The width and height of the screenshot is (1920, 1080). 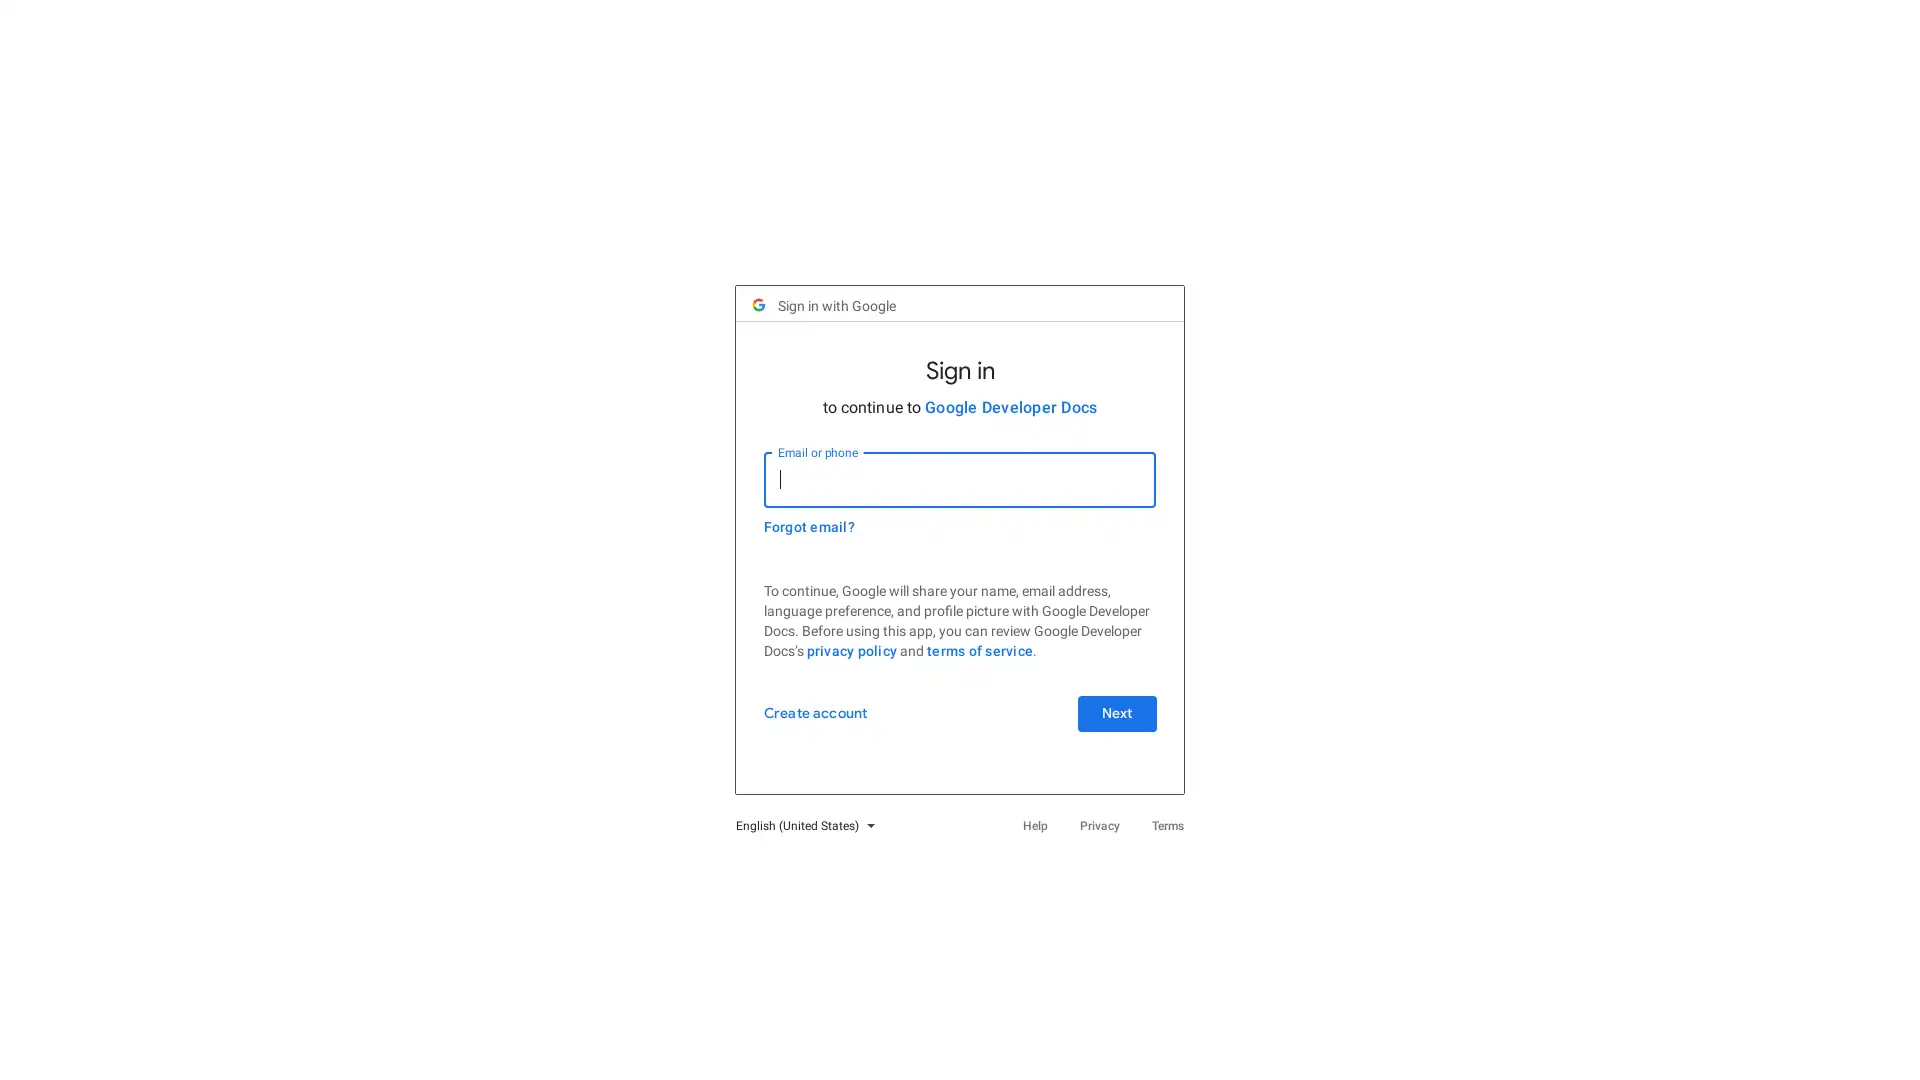 I want to click on Google Developer Docs, so click(x=1011, y=405).